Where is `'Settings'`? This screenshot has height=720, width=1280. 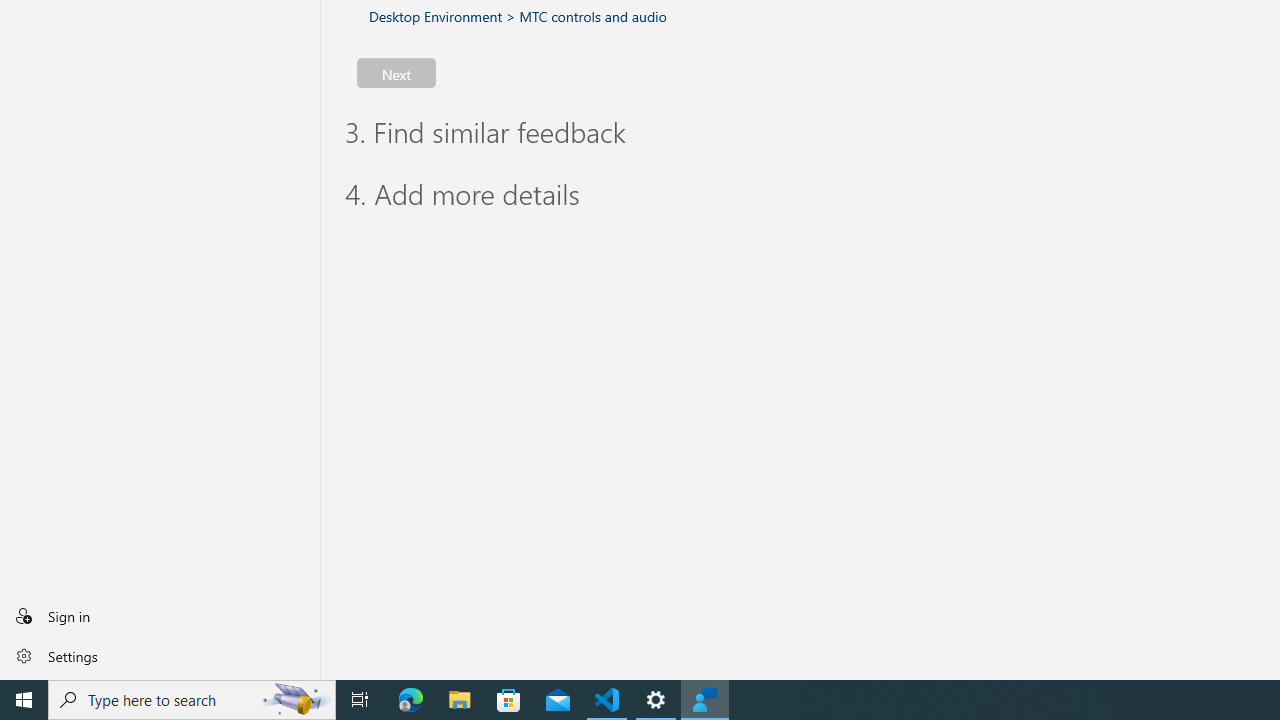 'Settings' is located at coordinates (160, 655).